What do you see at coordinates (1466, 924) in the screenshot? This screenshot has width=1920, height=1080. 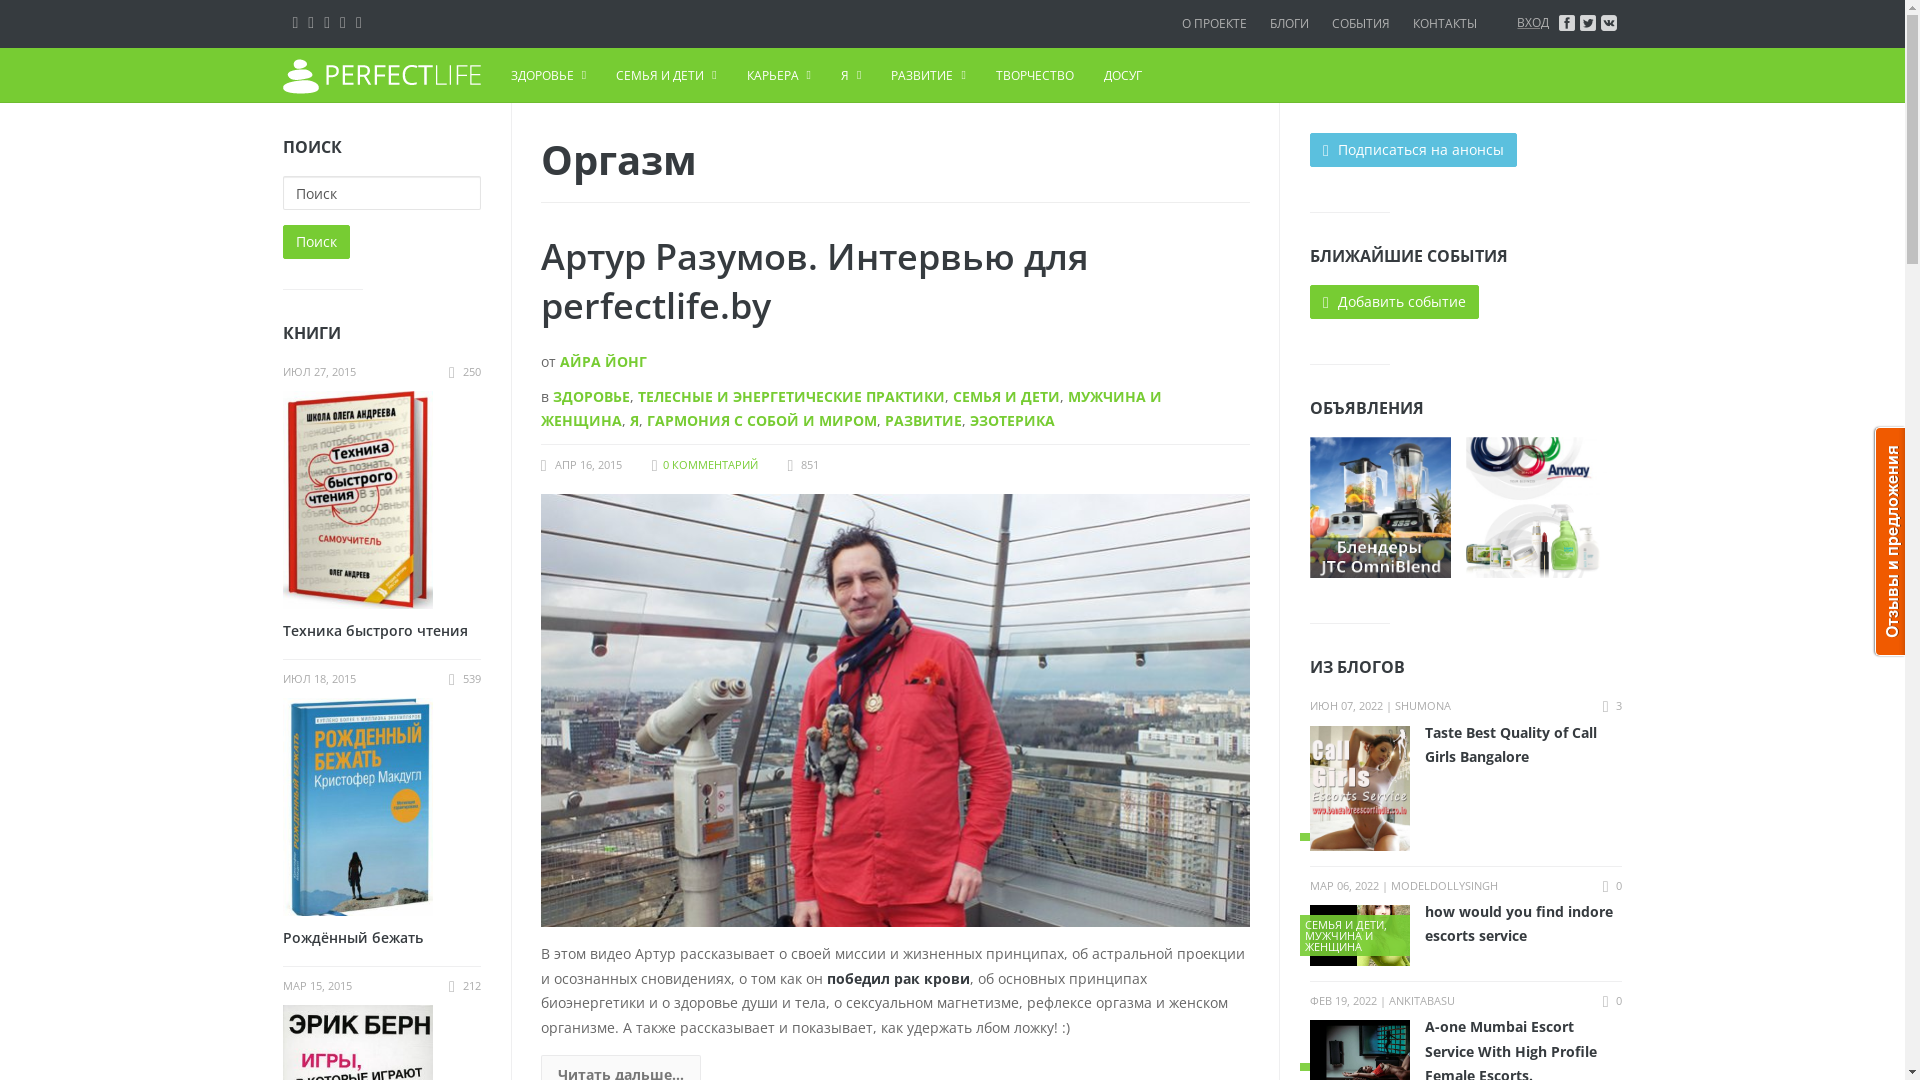 I see `'how would you find indore escorts service'` at bounding box center [1466, 924].